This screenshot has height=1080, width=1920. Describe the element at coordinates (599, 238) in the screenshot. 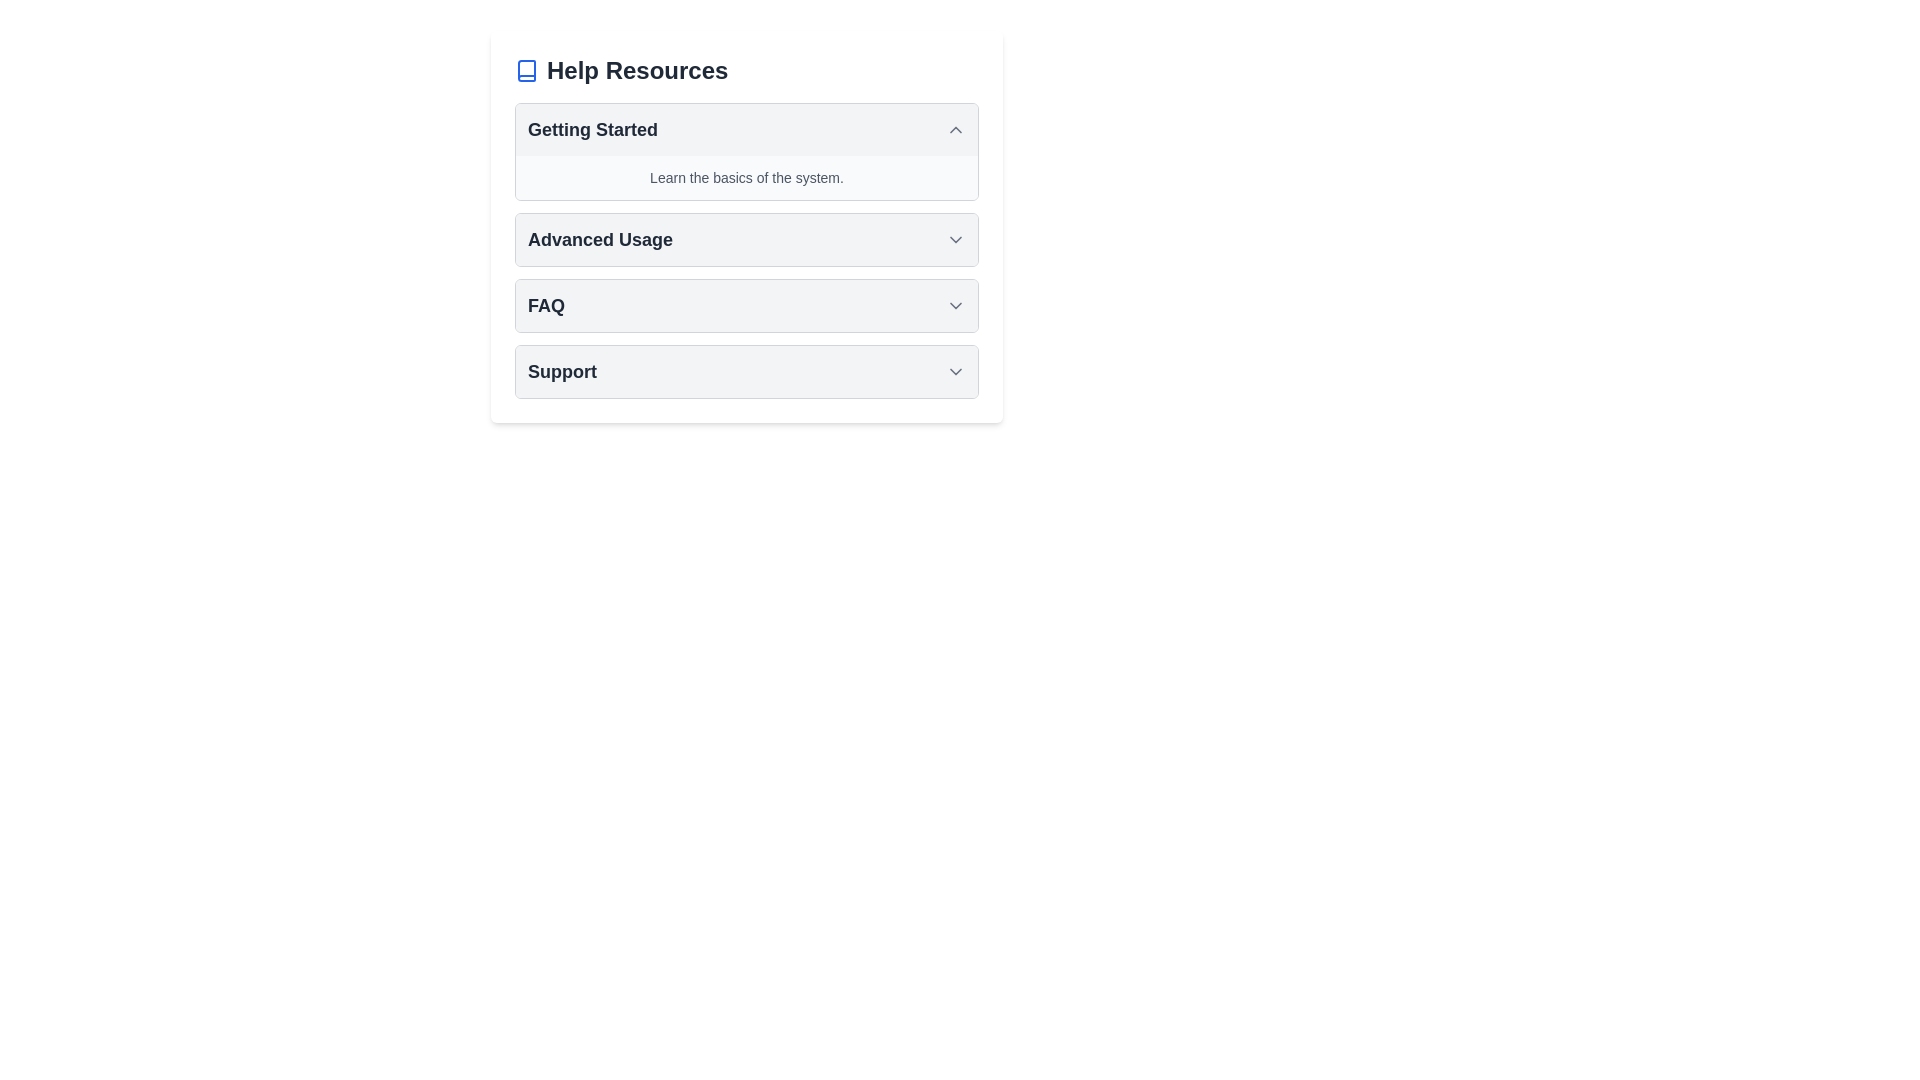

I see `the text label indicating a category under 'Help Resources', positioned in the second list item, aligned to the left with a chevron icon adjacent to it` at that location.